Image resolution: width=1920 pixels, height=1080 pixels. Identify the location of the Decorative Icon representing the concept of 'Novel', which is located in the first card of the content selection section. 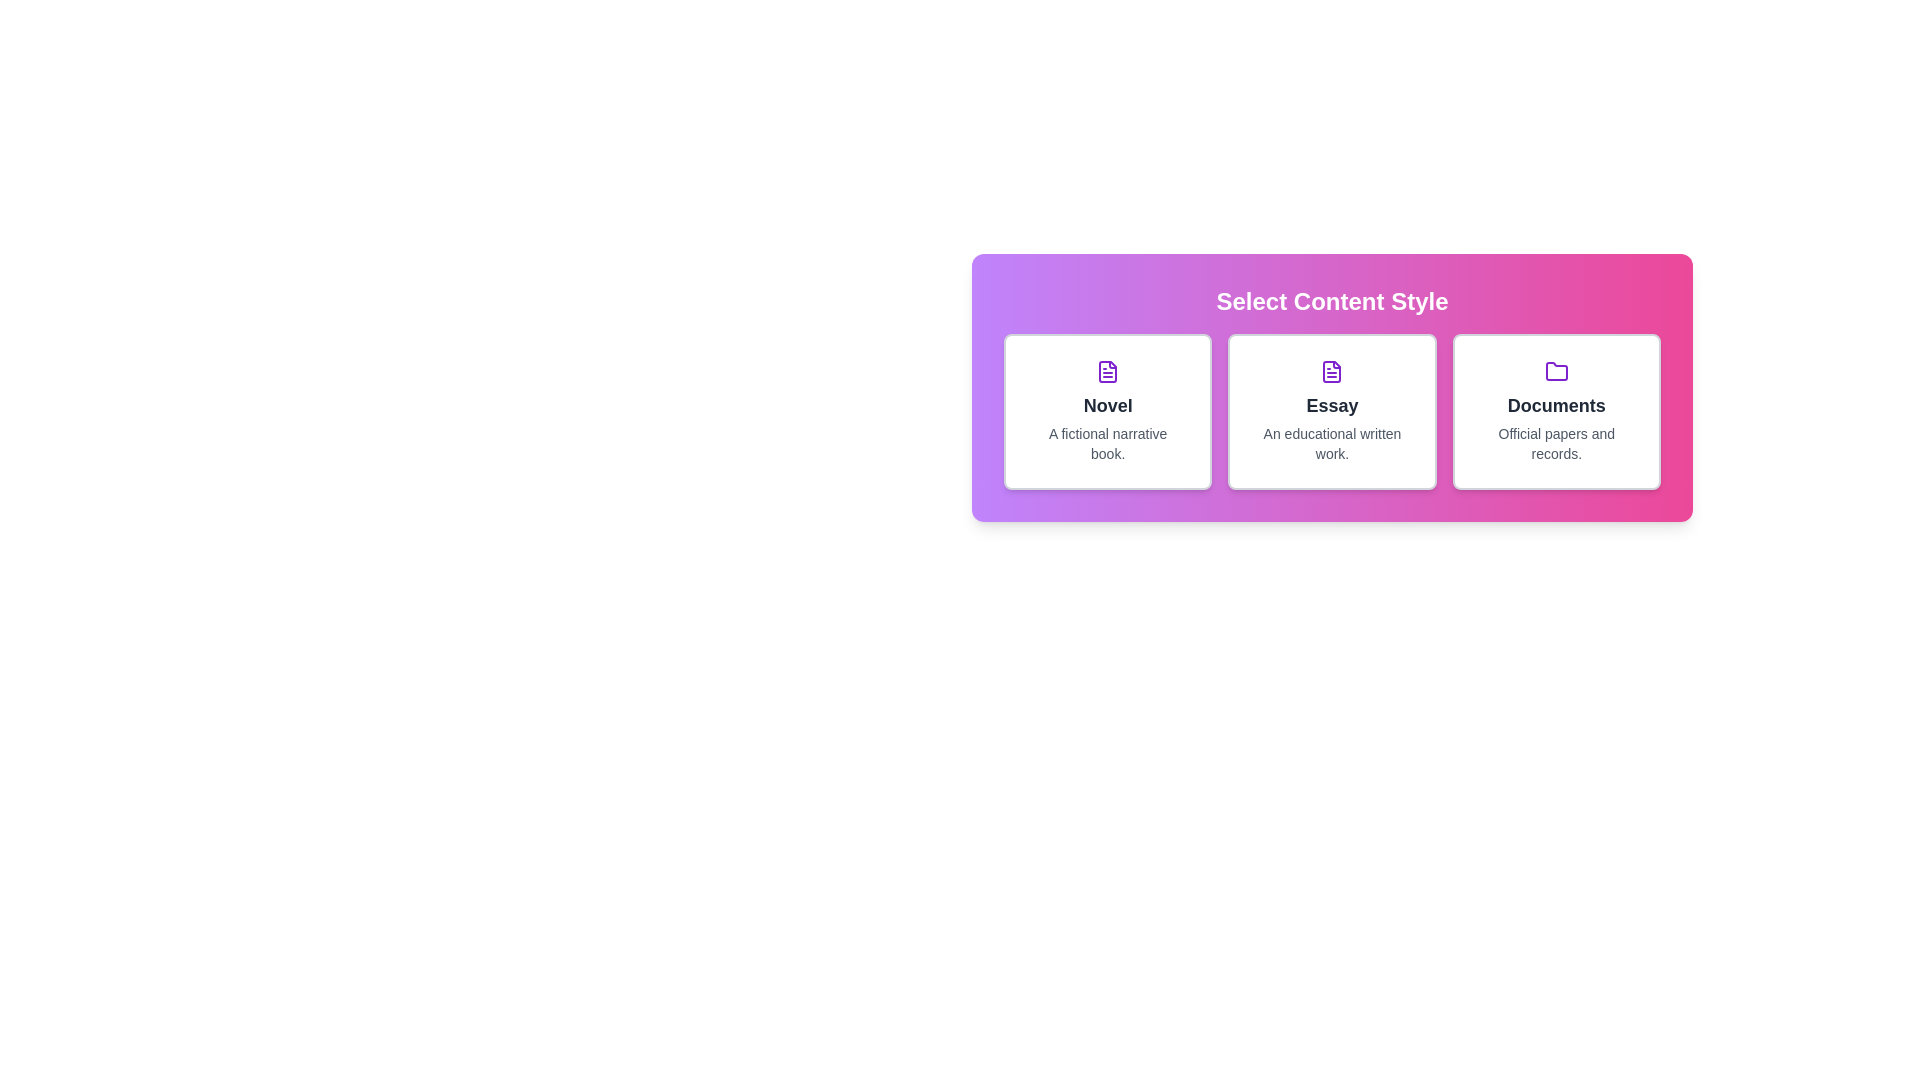
(1107, 371).